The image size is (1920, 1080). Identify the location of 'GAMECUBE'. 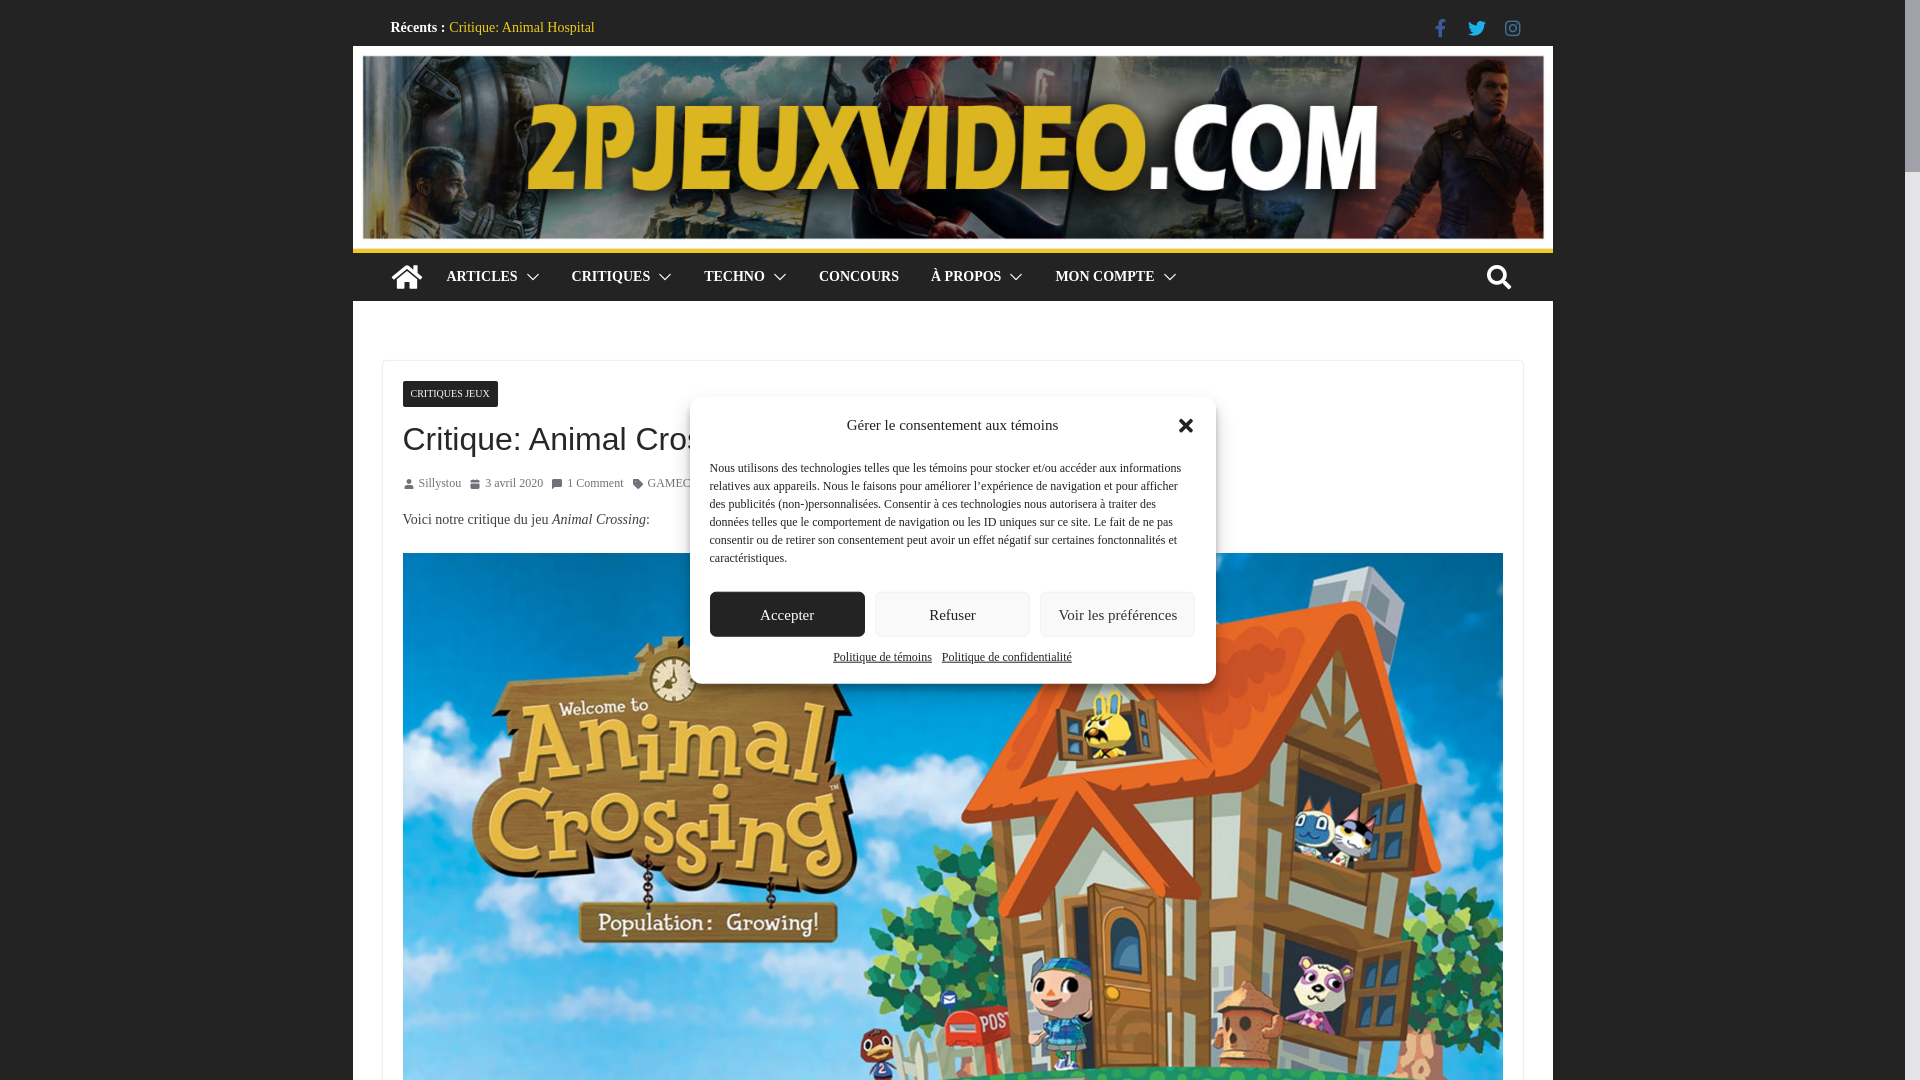
(681, 483).